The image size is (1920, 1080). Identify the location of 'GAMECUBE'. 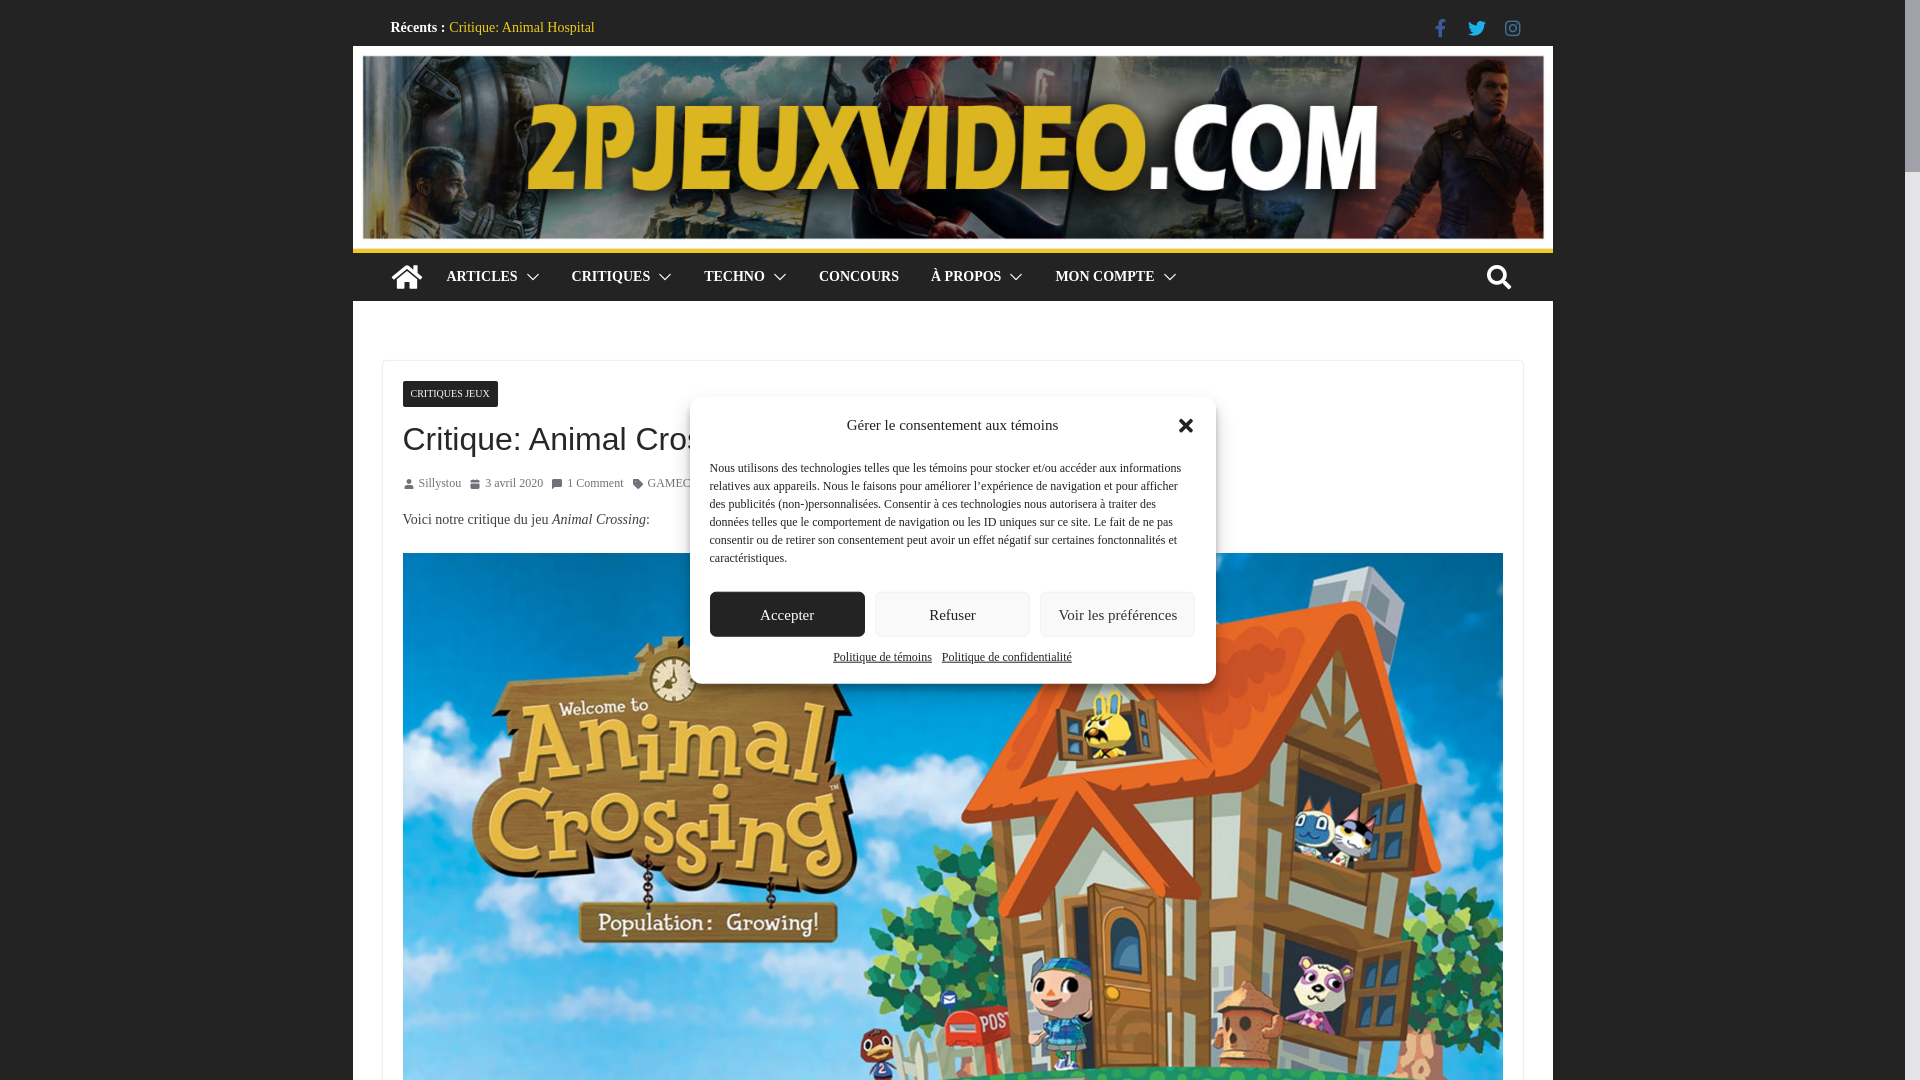
(681, 483).